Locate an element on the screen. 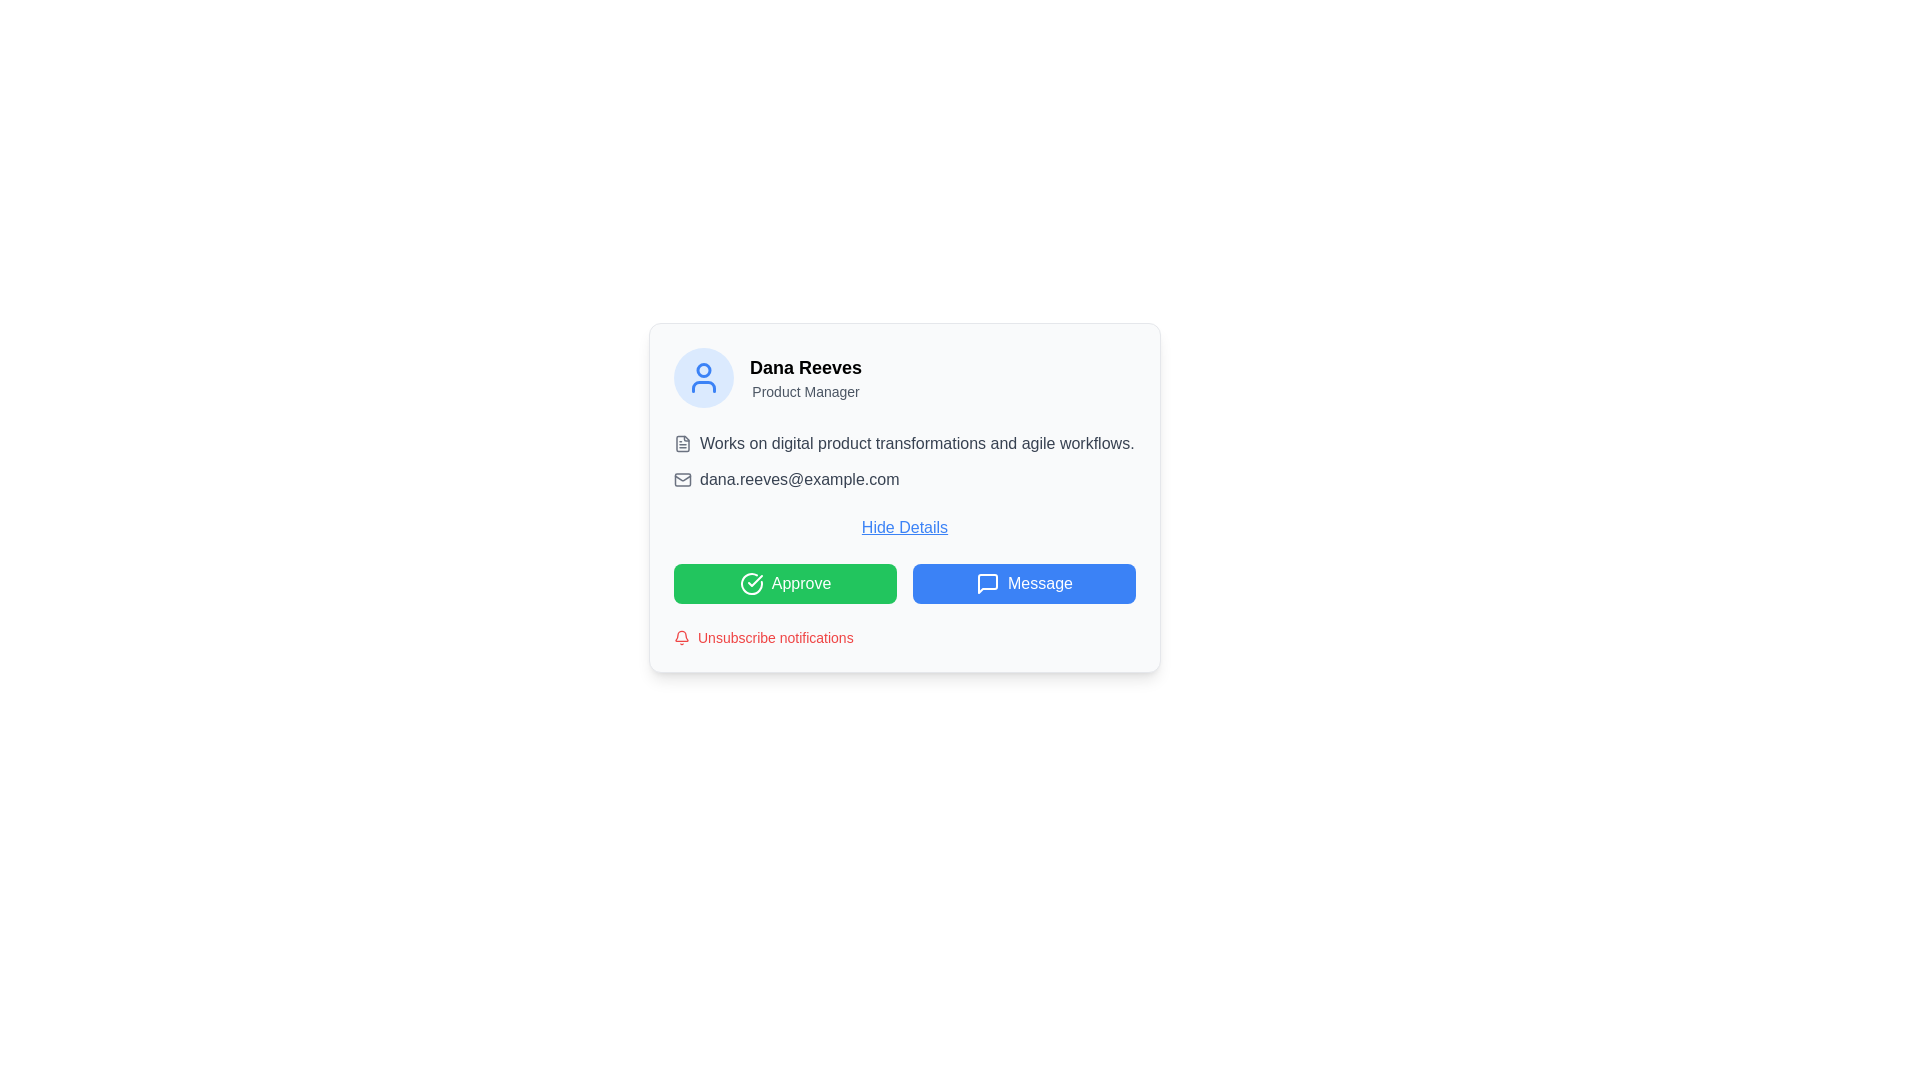  the chat bubble icon located inside the blue 'Message' button, positioned to the left of the button's text label is located at coordinates (988, 583).